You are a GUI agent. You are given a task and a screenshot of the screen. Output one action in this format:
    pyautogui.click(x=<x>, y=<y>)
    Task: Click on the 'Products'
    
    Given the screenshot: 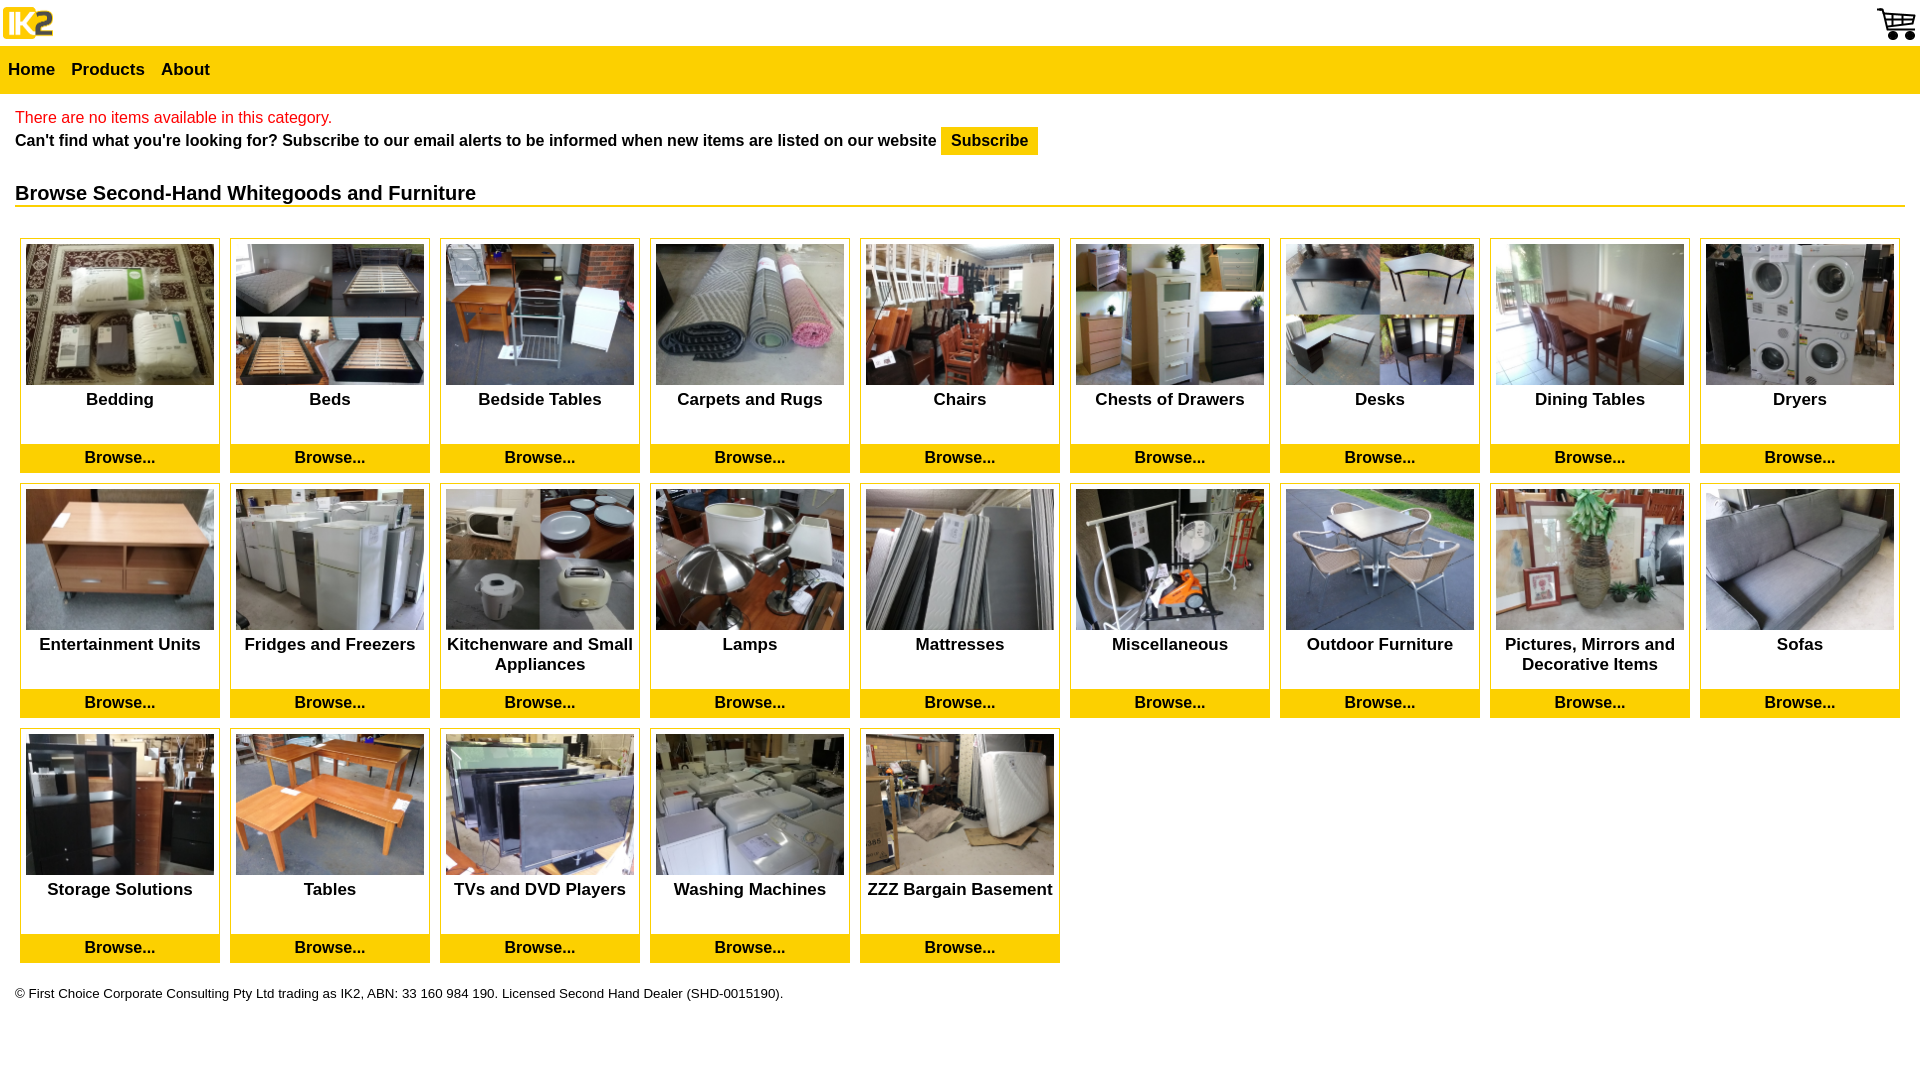 What is the action you would take?
    pyautogui.click(x=106, y=68)
    